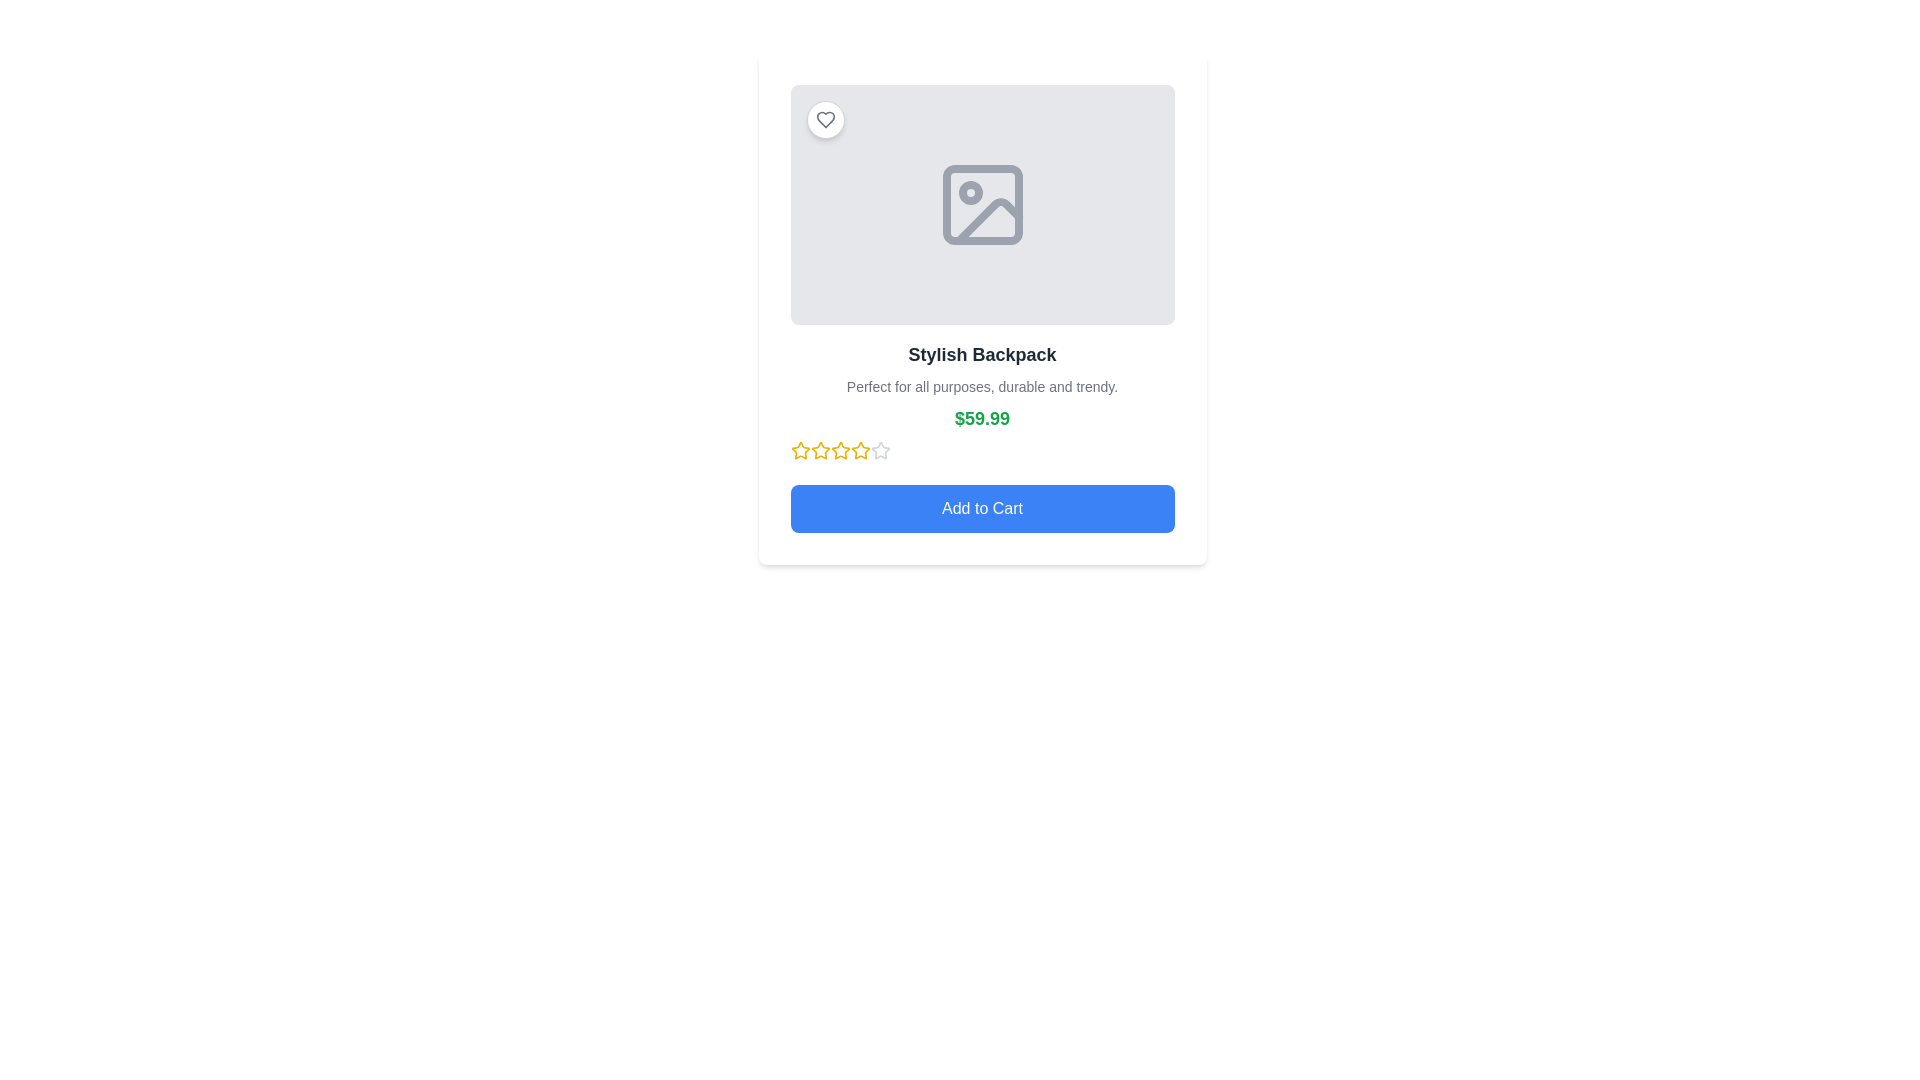 This screenshot has height=1080, width=1920. I want to click on the second star icon filled with yellow color and outlined with a dark border to interact with the product rating system, so click(800, 450).